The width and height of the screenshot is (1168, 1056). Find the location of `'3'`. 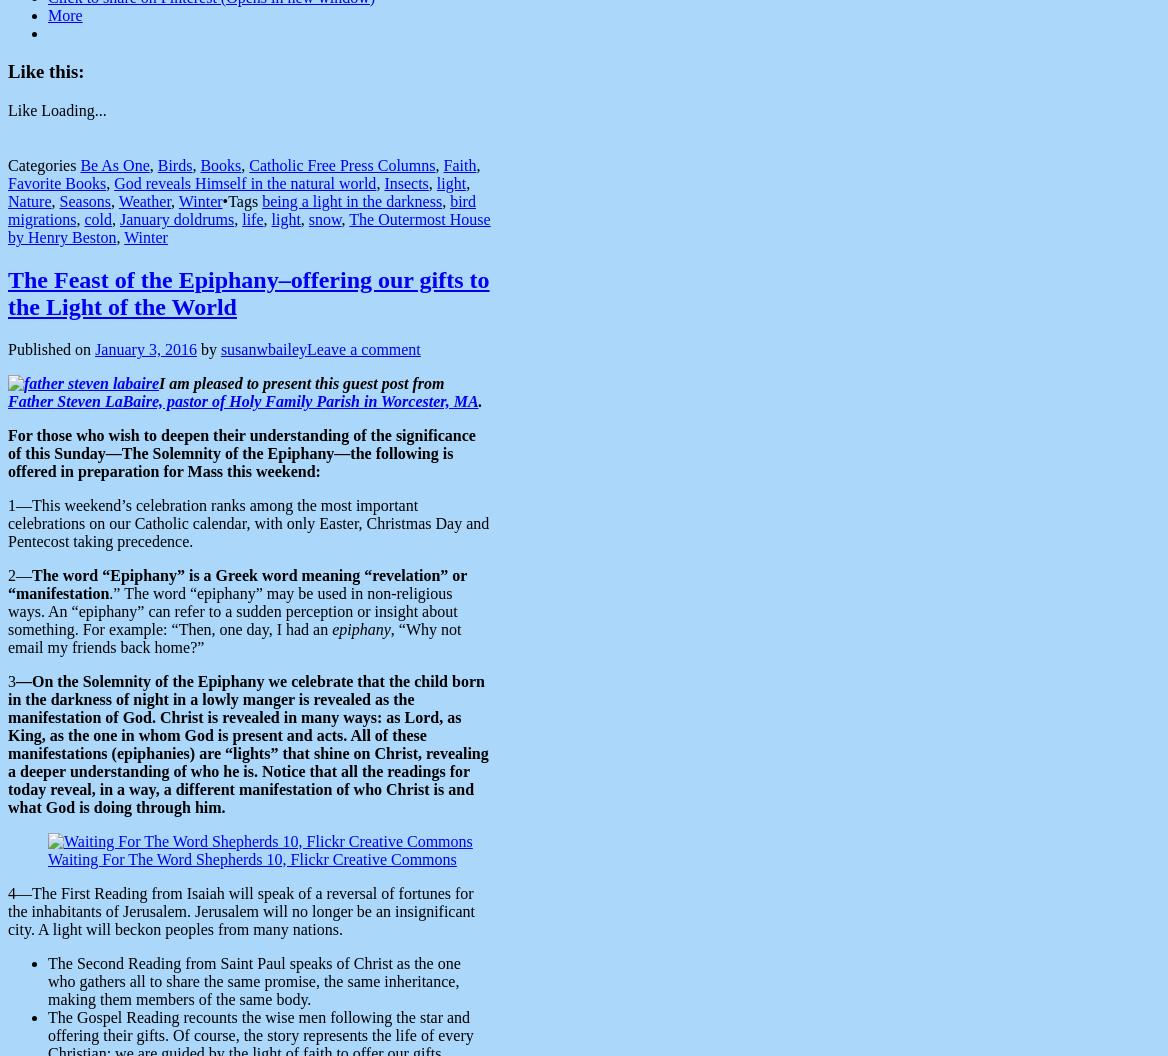

'3' is located at coordinates (12, 680).